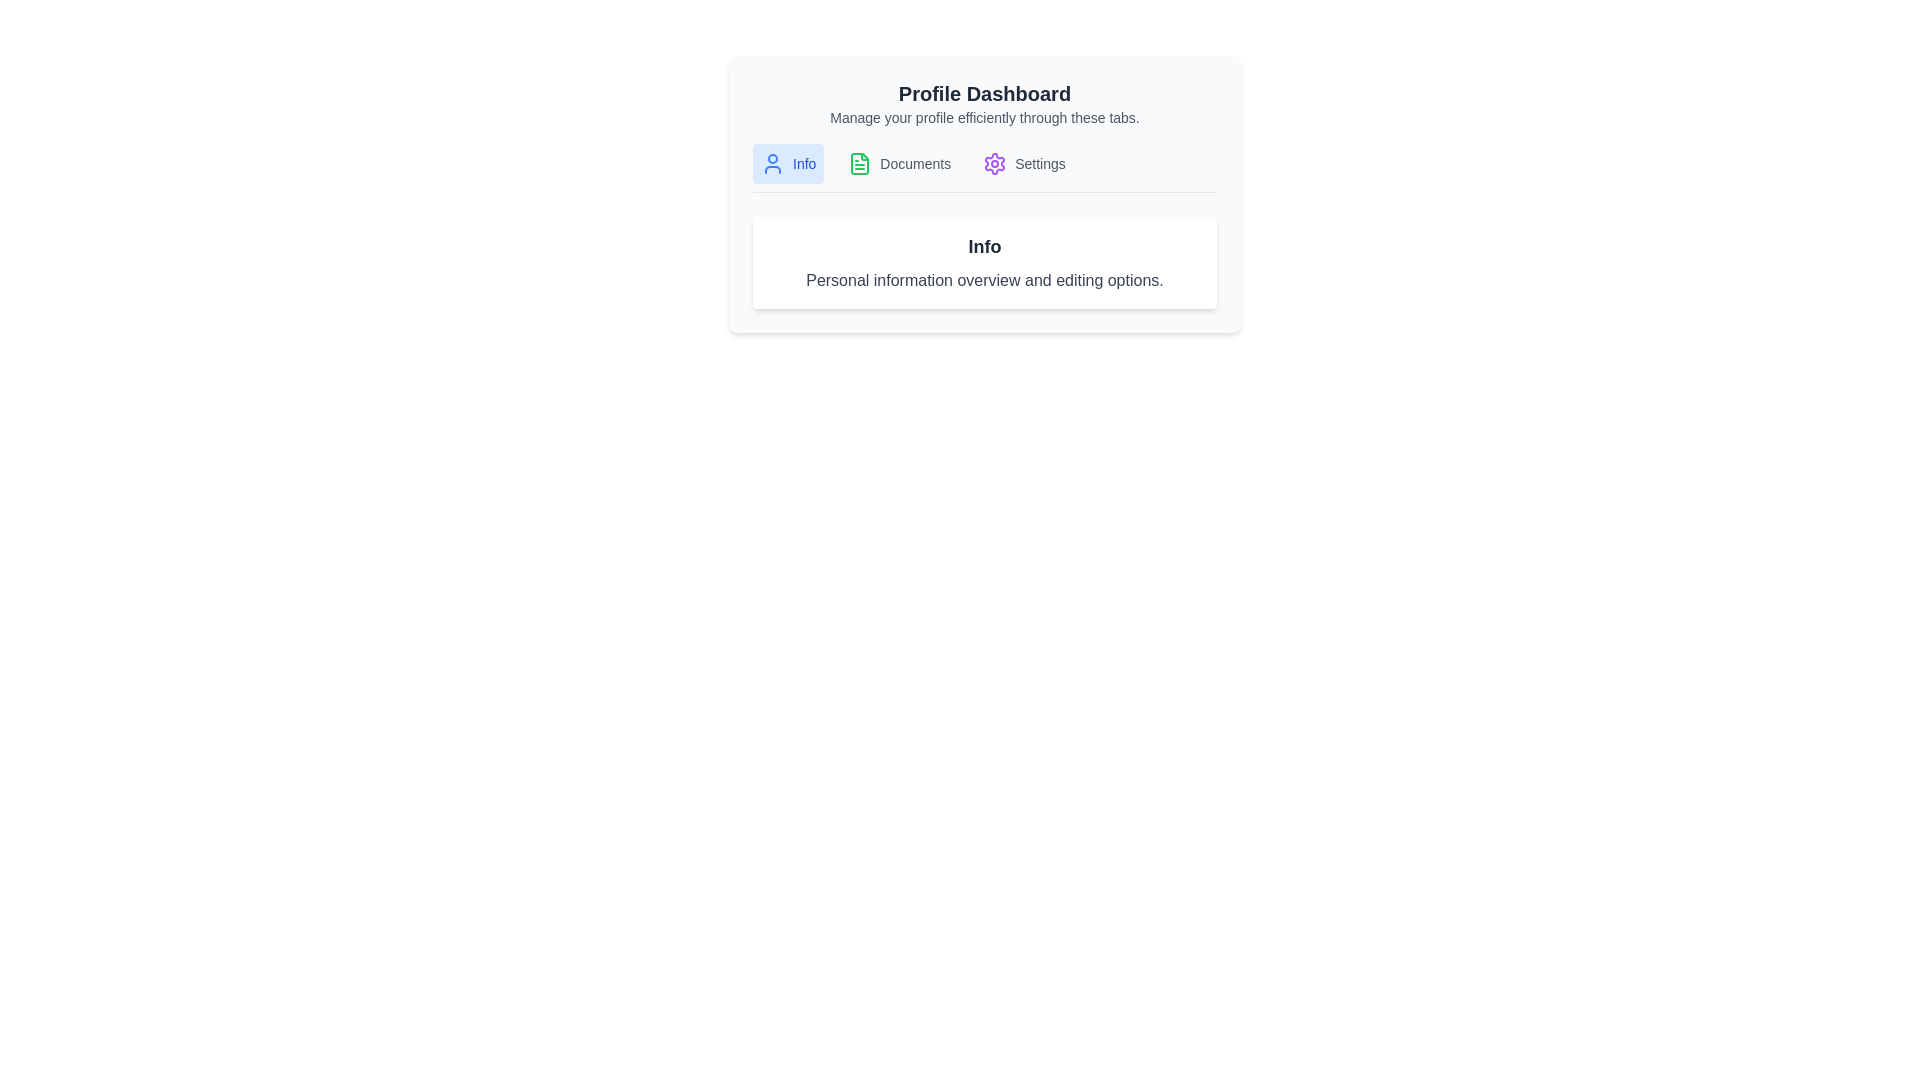 The image size is (1920, 1080). What do you see at coordinates (1023, 163) in the screenshot?
I see `the Settings tab to observe its specific content` at bounding box center [1023, 163].